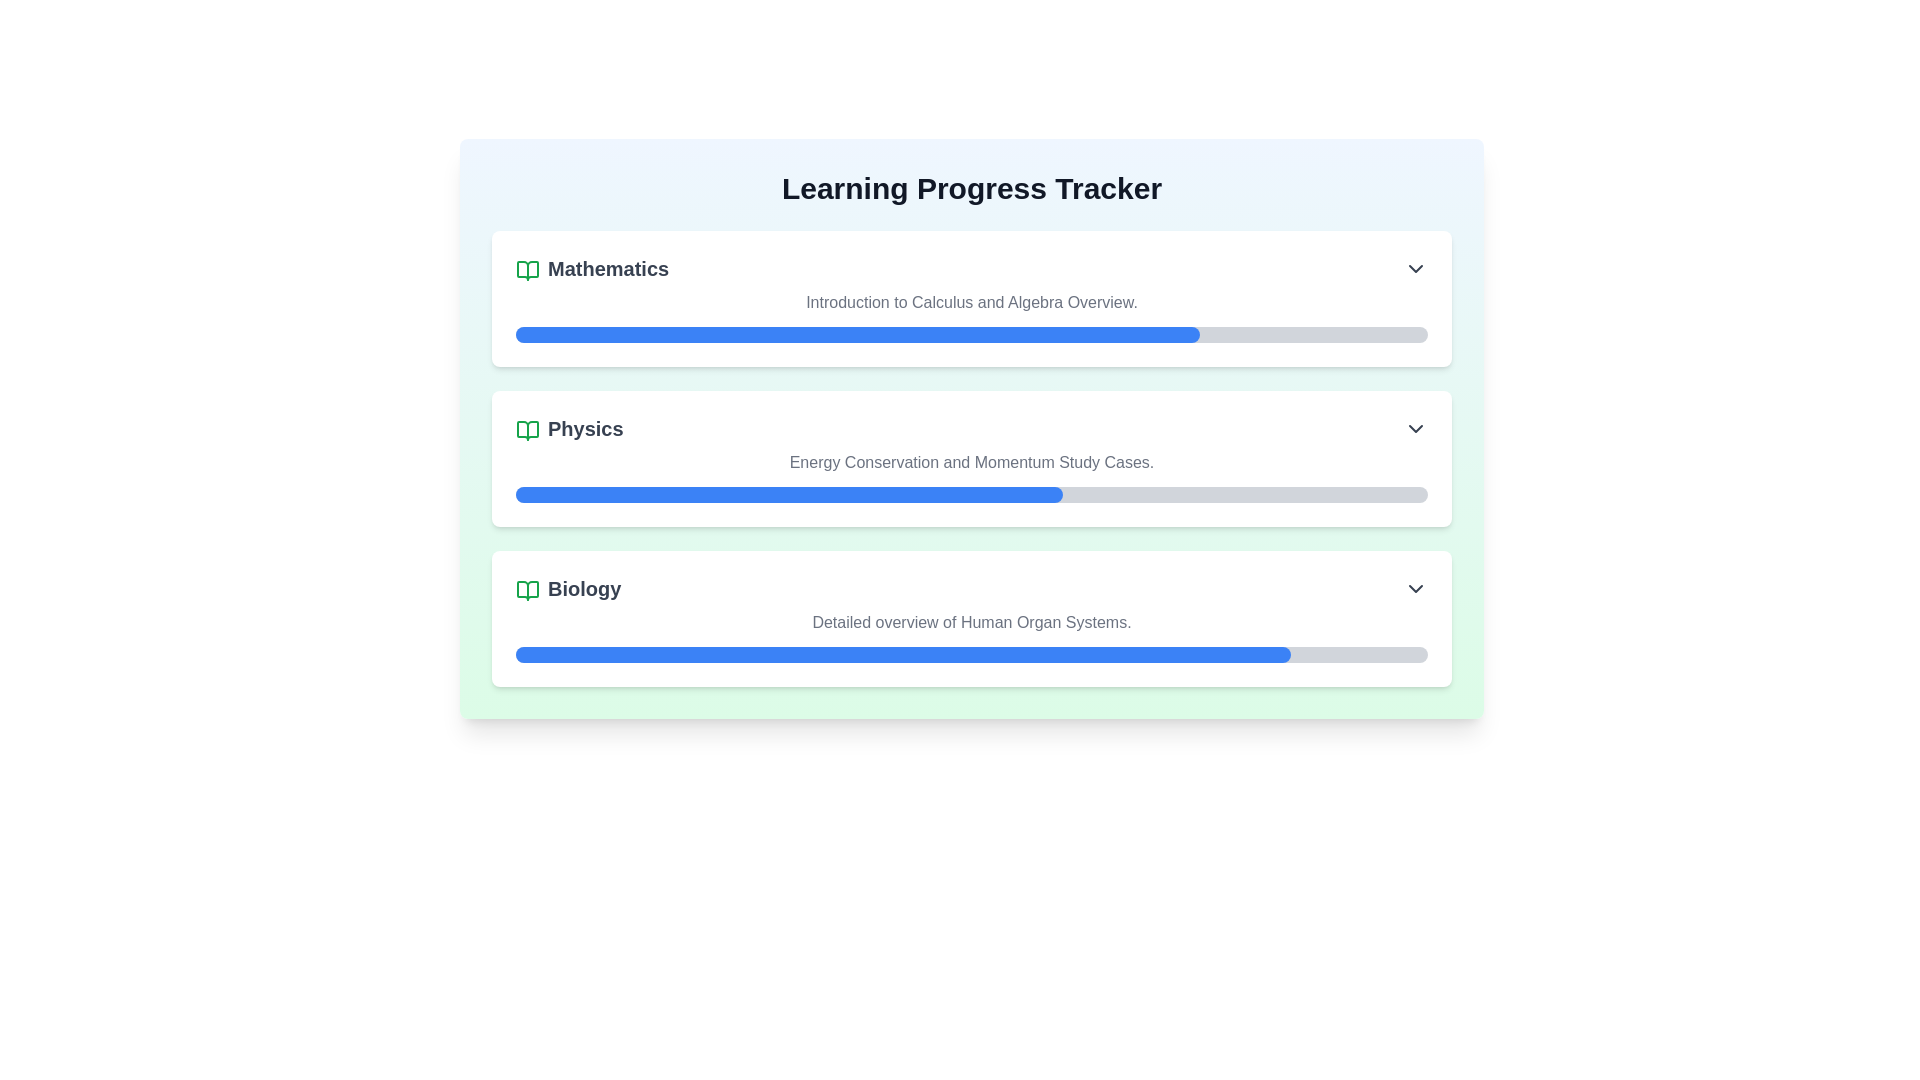 This screenshot has height=1080, width=1920. What do you see at coordinates (971, 655) in the screenshot?
I see `the progress visually on the horizontal progress bar located under the 'Detailed overview of Human Organ Systems' in the 'Biology' section` at bounding box center [971, 655].